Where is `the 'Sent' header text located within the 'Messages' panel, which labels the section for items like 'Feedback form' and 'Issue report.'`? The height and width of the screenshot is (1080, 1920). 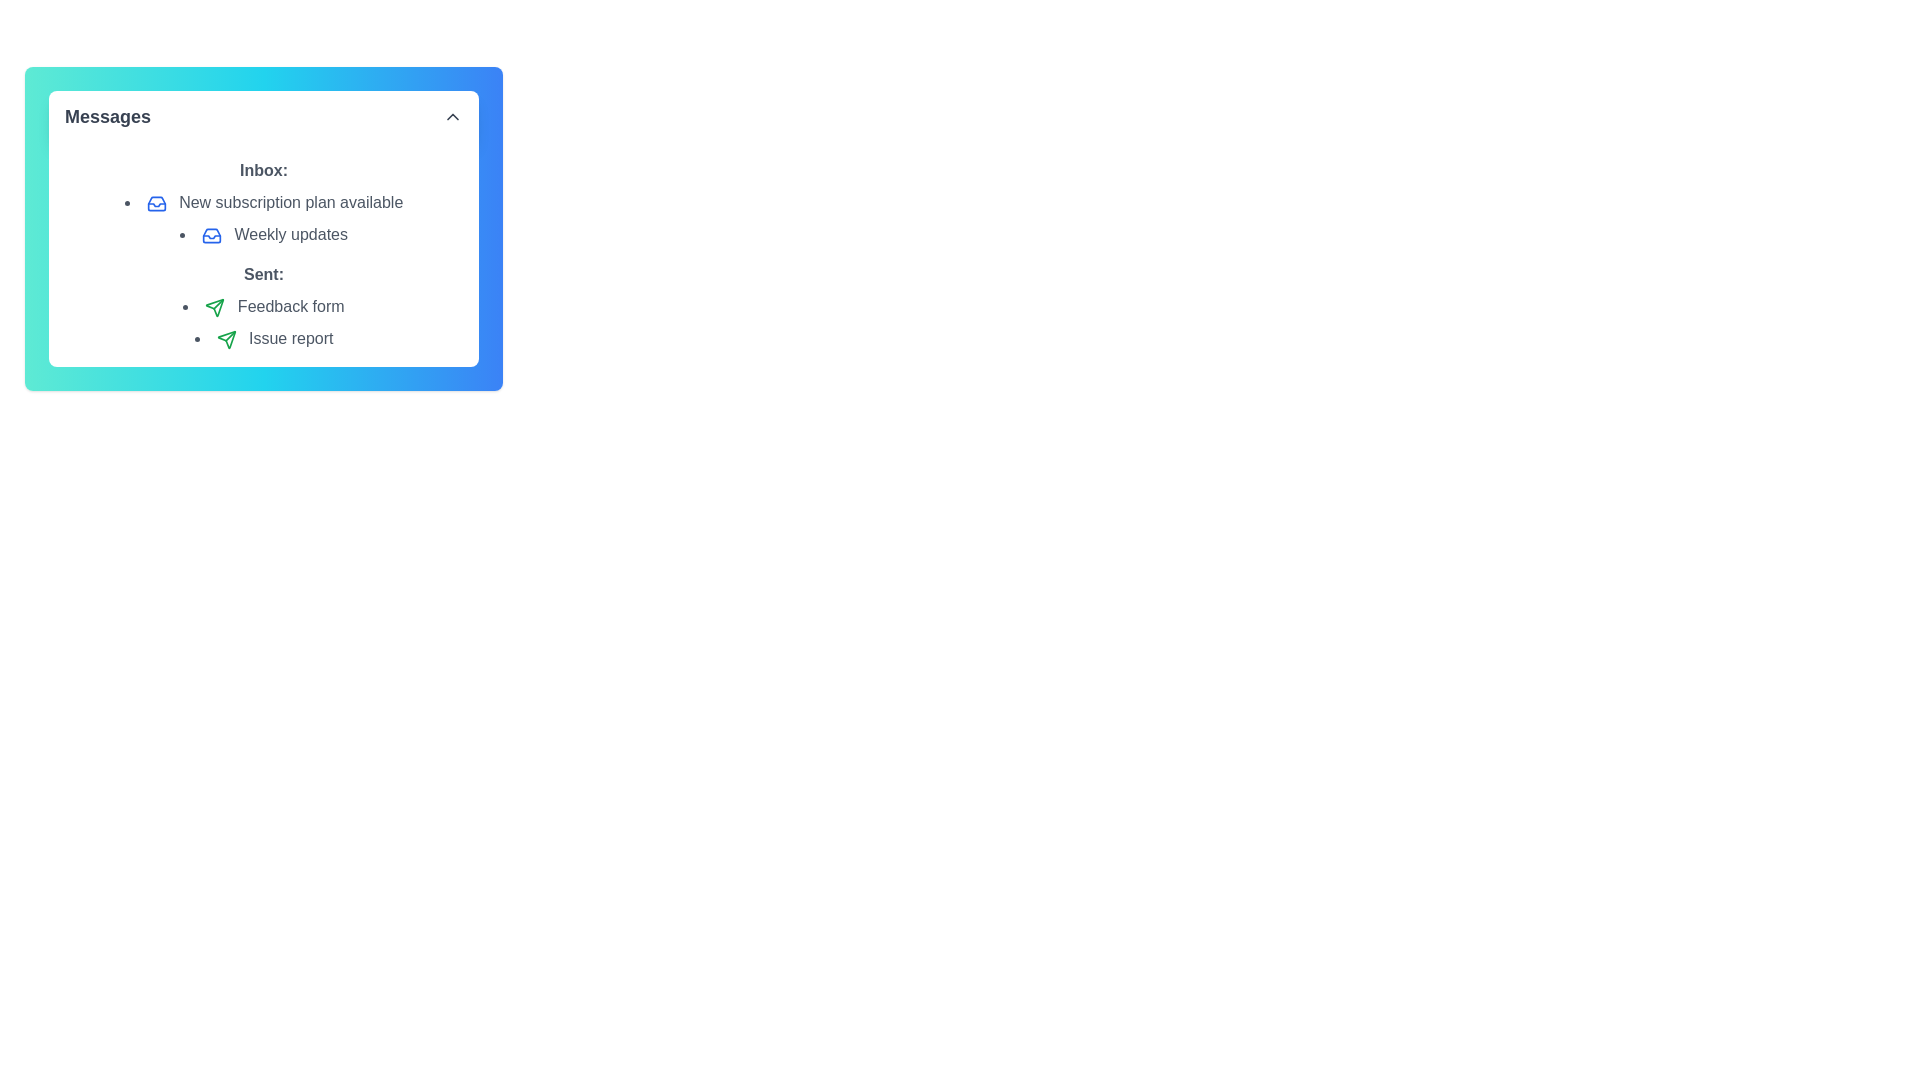
the 'Sent' header text located within the 'Messages' panel, which labels the section for items like 'Feedback form' and 'Issue report.' is located at coordinates (263, 274).